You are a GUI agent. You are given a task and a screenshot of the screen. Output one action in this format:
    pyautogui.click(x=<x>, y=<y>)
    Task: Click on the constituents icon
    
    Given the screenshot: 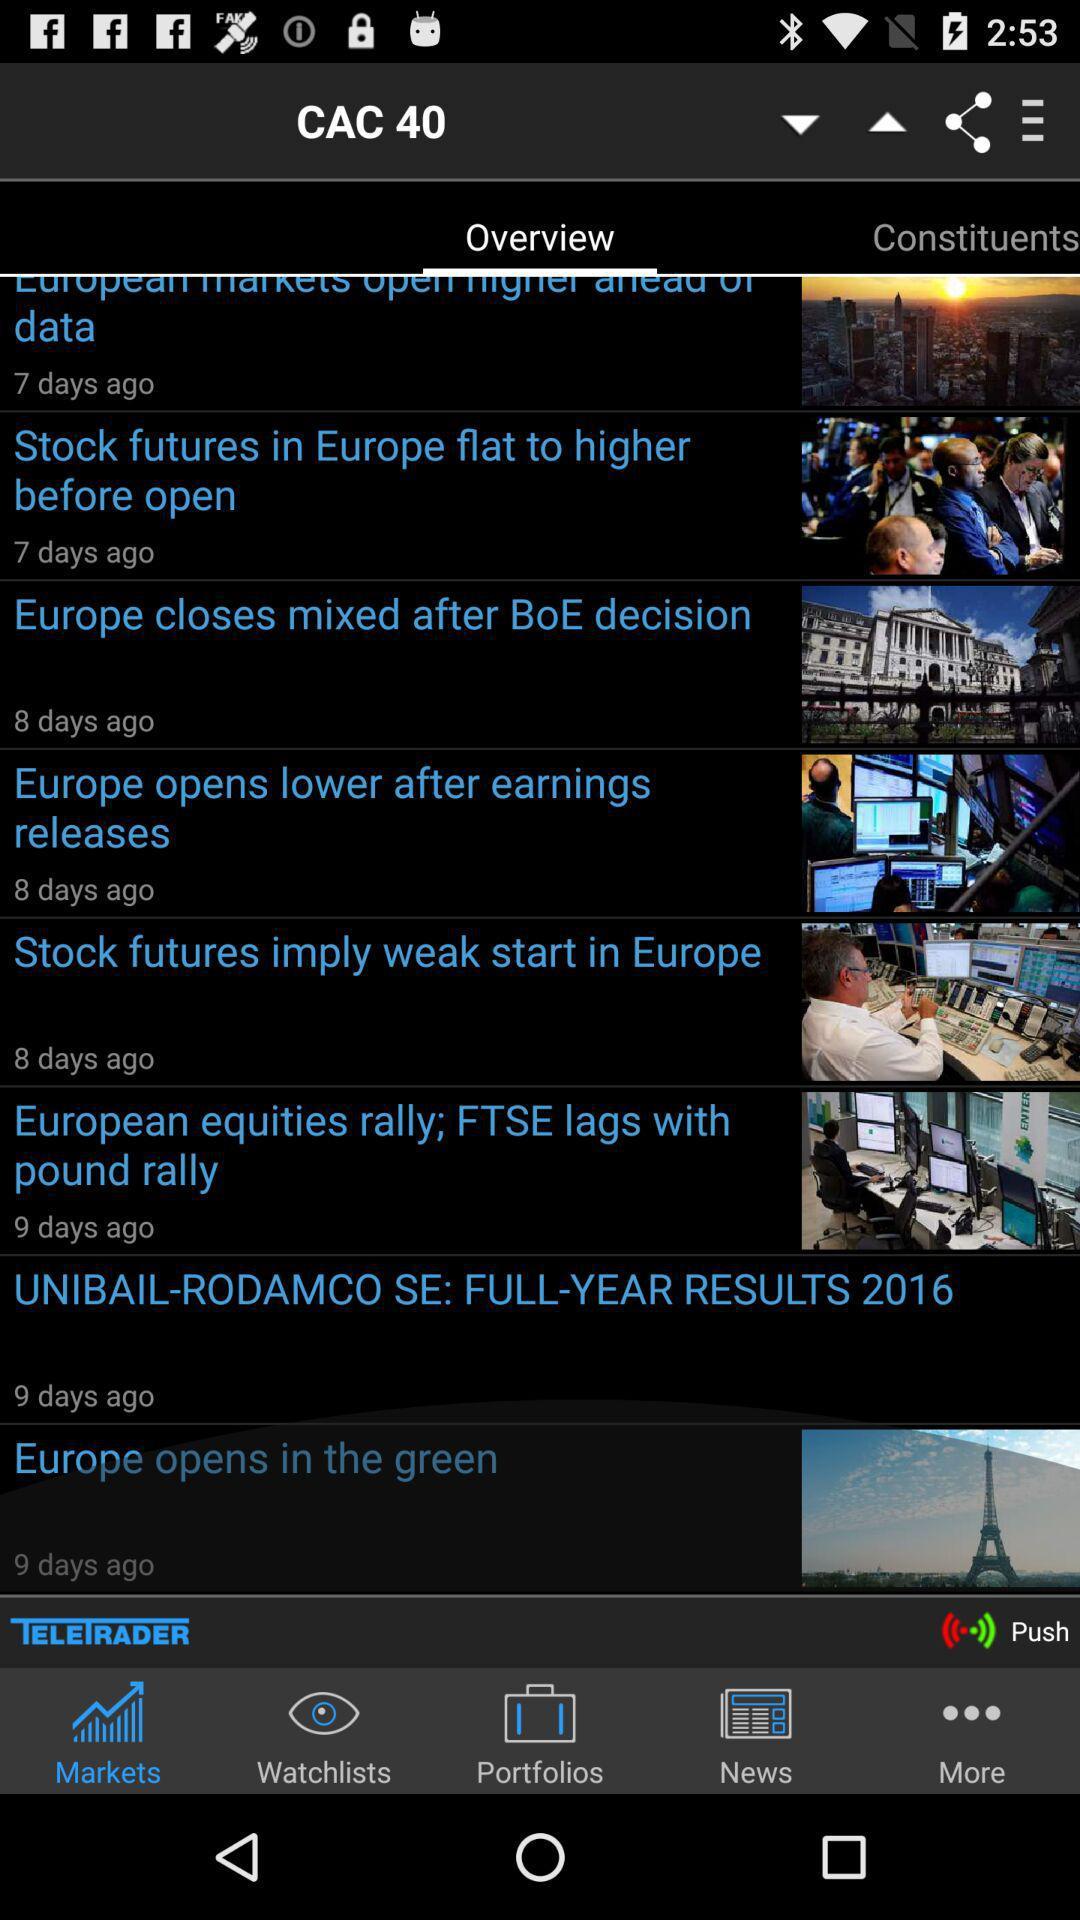 What is the action you would take?
    pyautogui.click(x=975, y=236)
    